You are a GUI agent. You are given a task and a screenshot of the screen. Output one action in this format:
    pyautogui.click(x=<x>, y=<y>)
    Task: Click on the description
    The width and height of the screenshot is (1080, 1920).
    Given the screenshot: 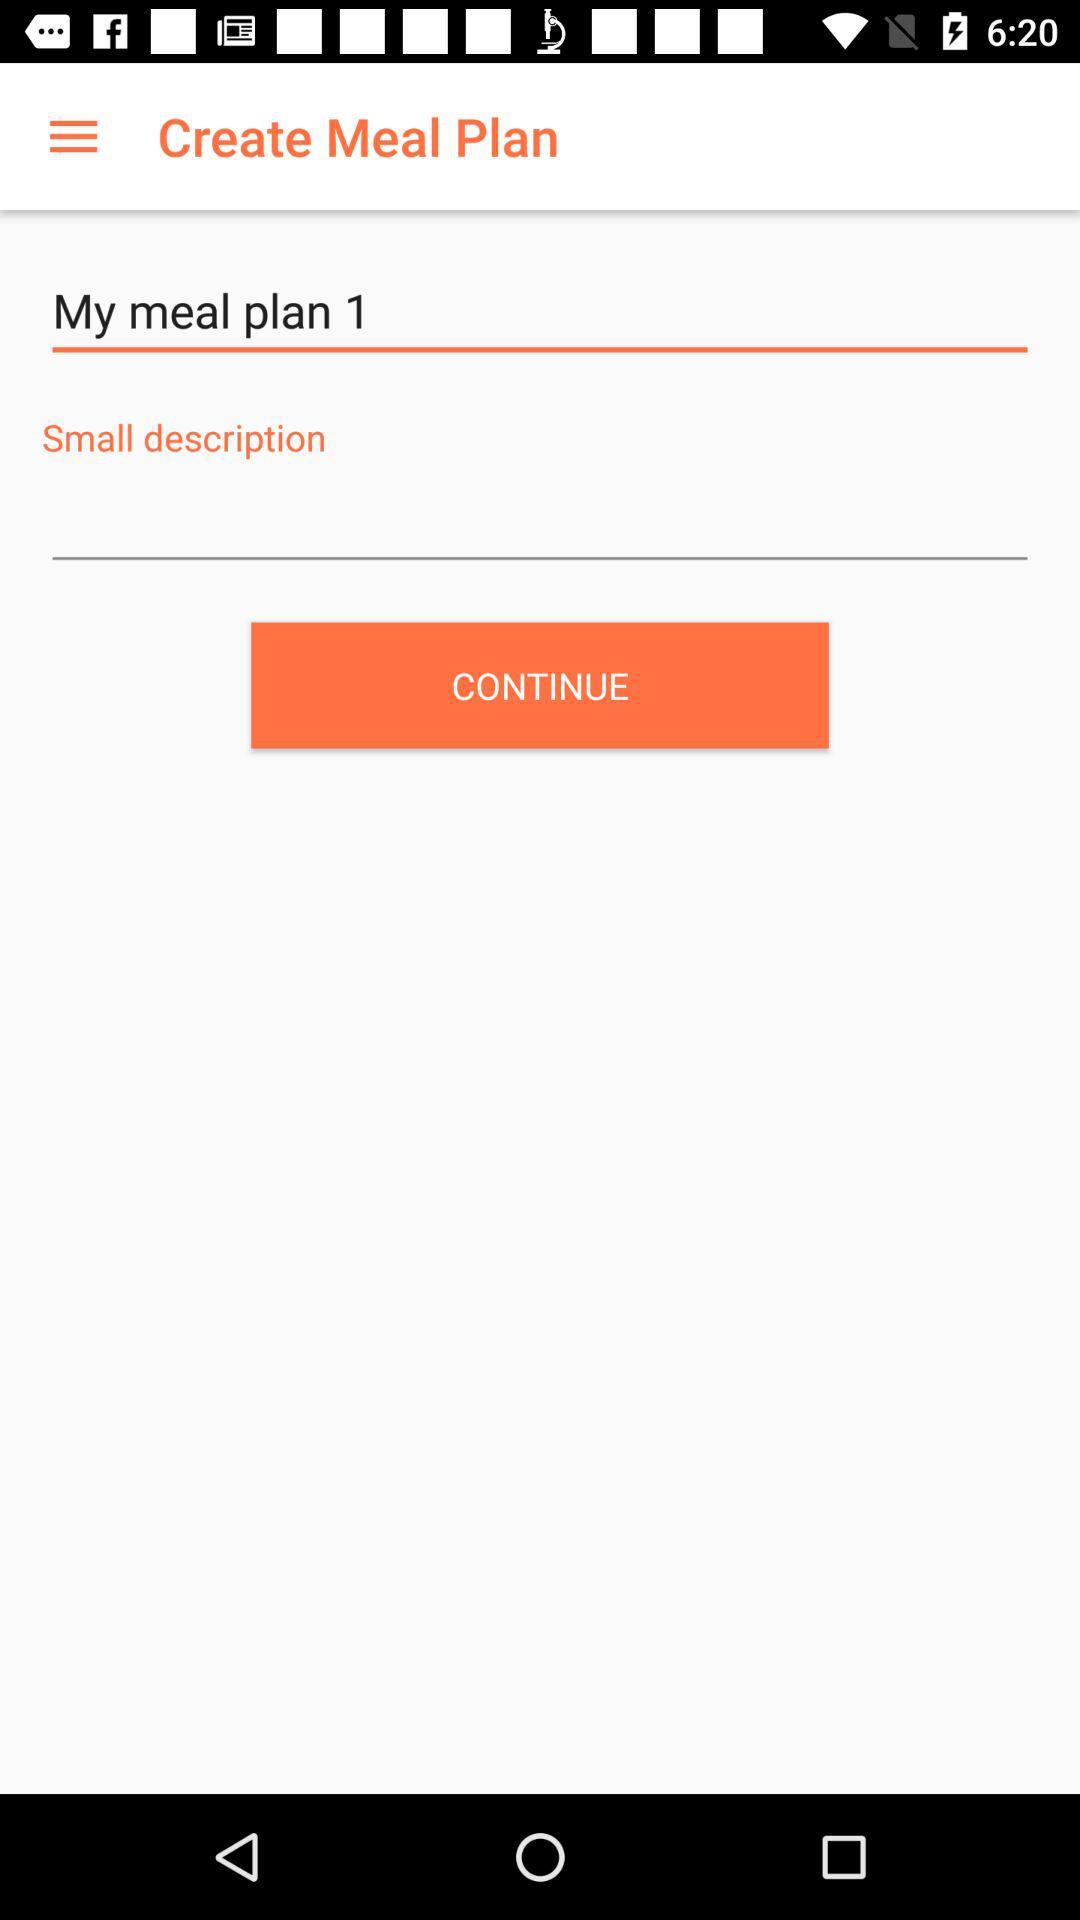 What is the action you would take?
    pyautogui.click(x=540, y=521)
    